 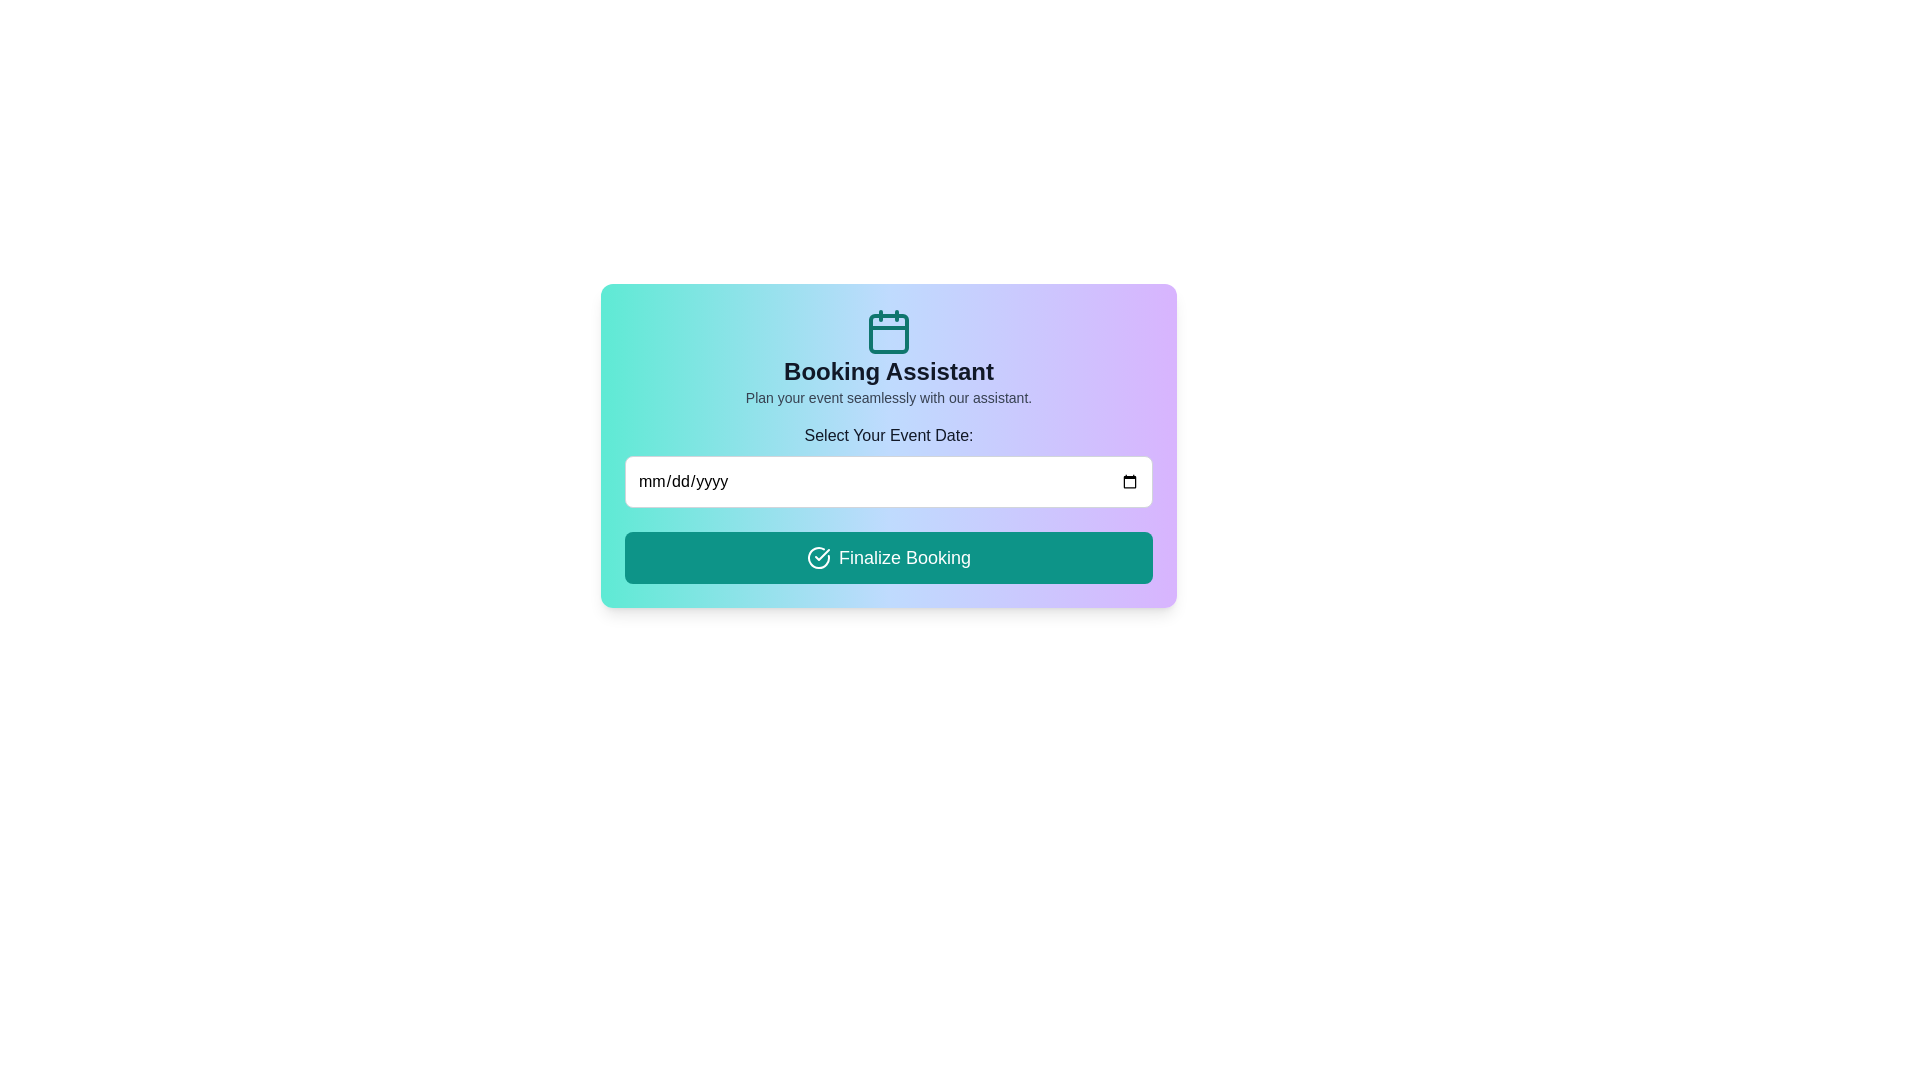 What do you see at coordinates (887, 397) in the screenshot?
I see `the label displaying the message 'Plan your event seamlessly with our assistant.' positioned beneath the 'Booking Assistant' header` at bounding box center [887, 397].